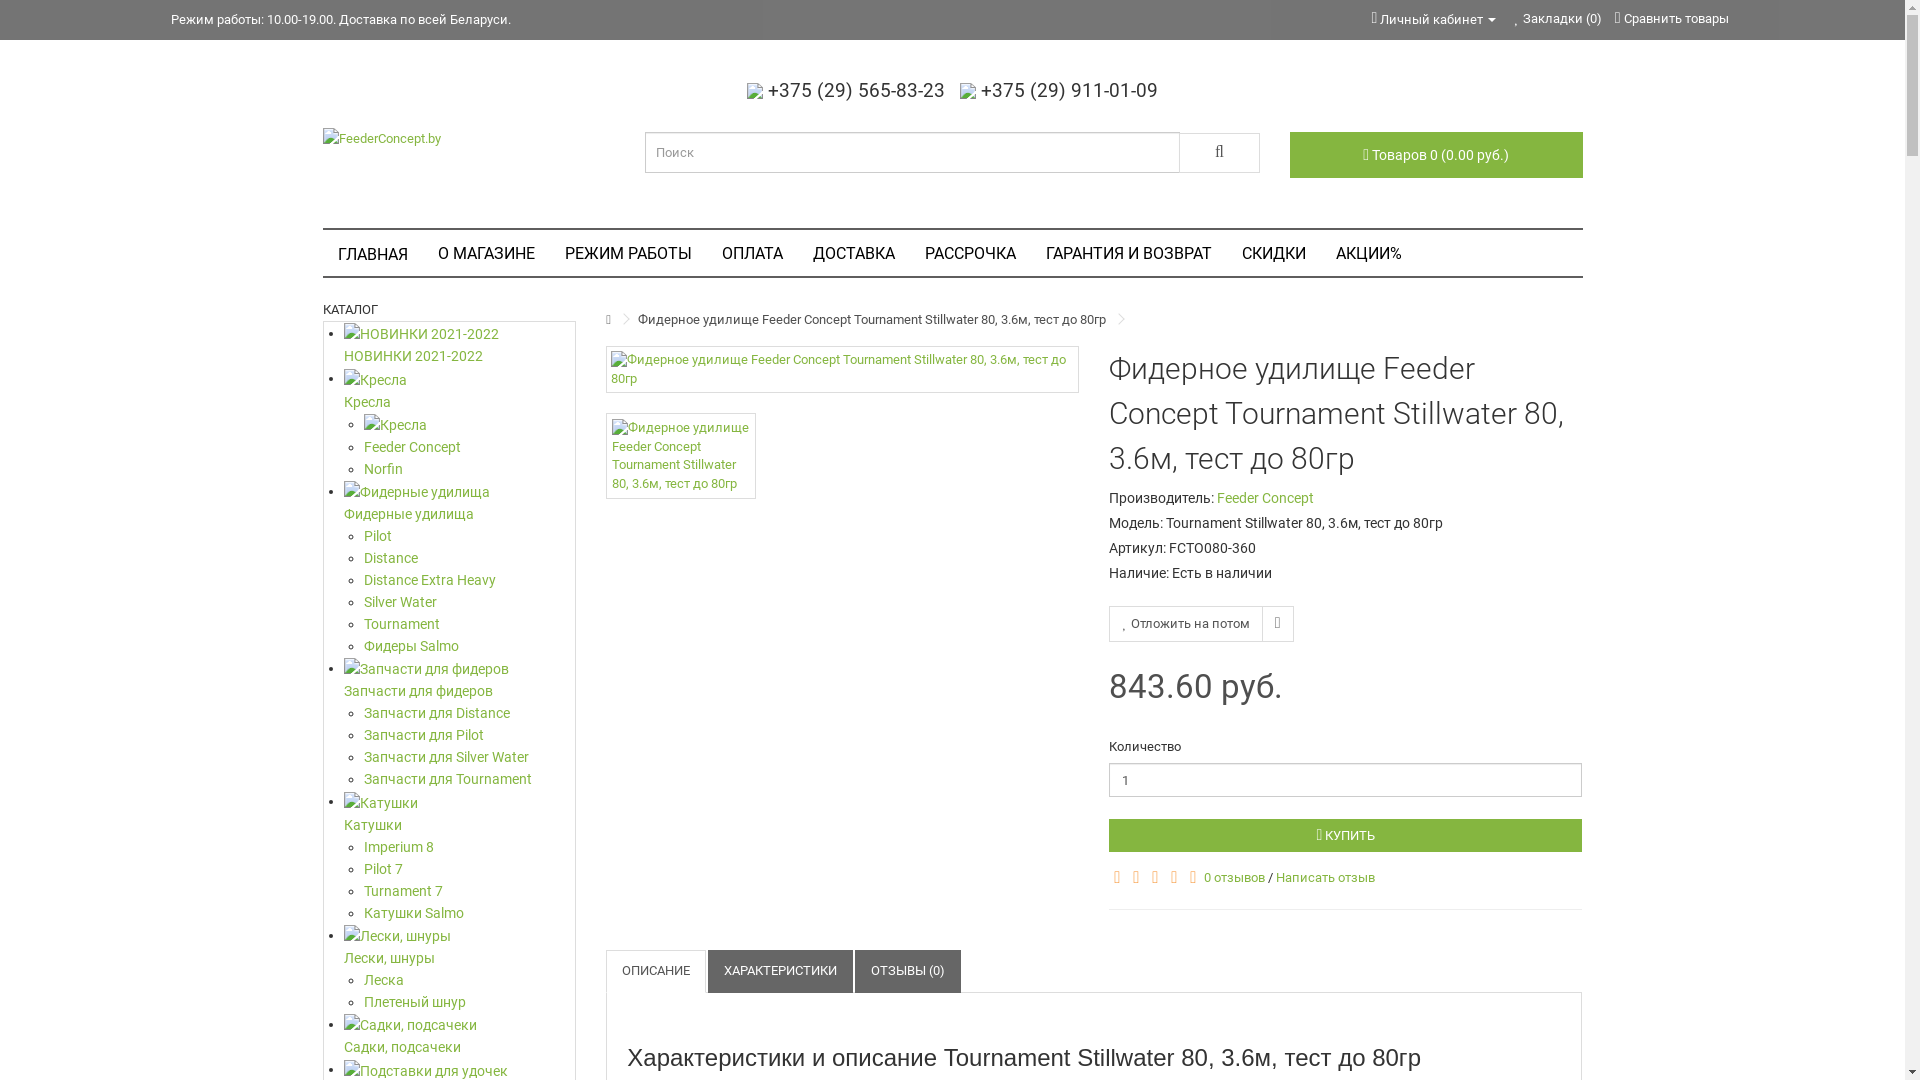  Describe the element at coordinates (469, 579) in the screenshot. I see `'Distance Extra Heavy'` at that location.